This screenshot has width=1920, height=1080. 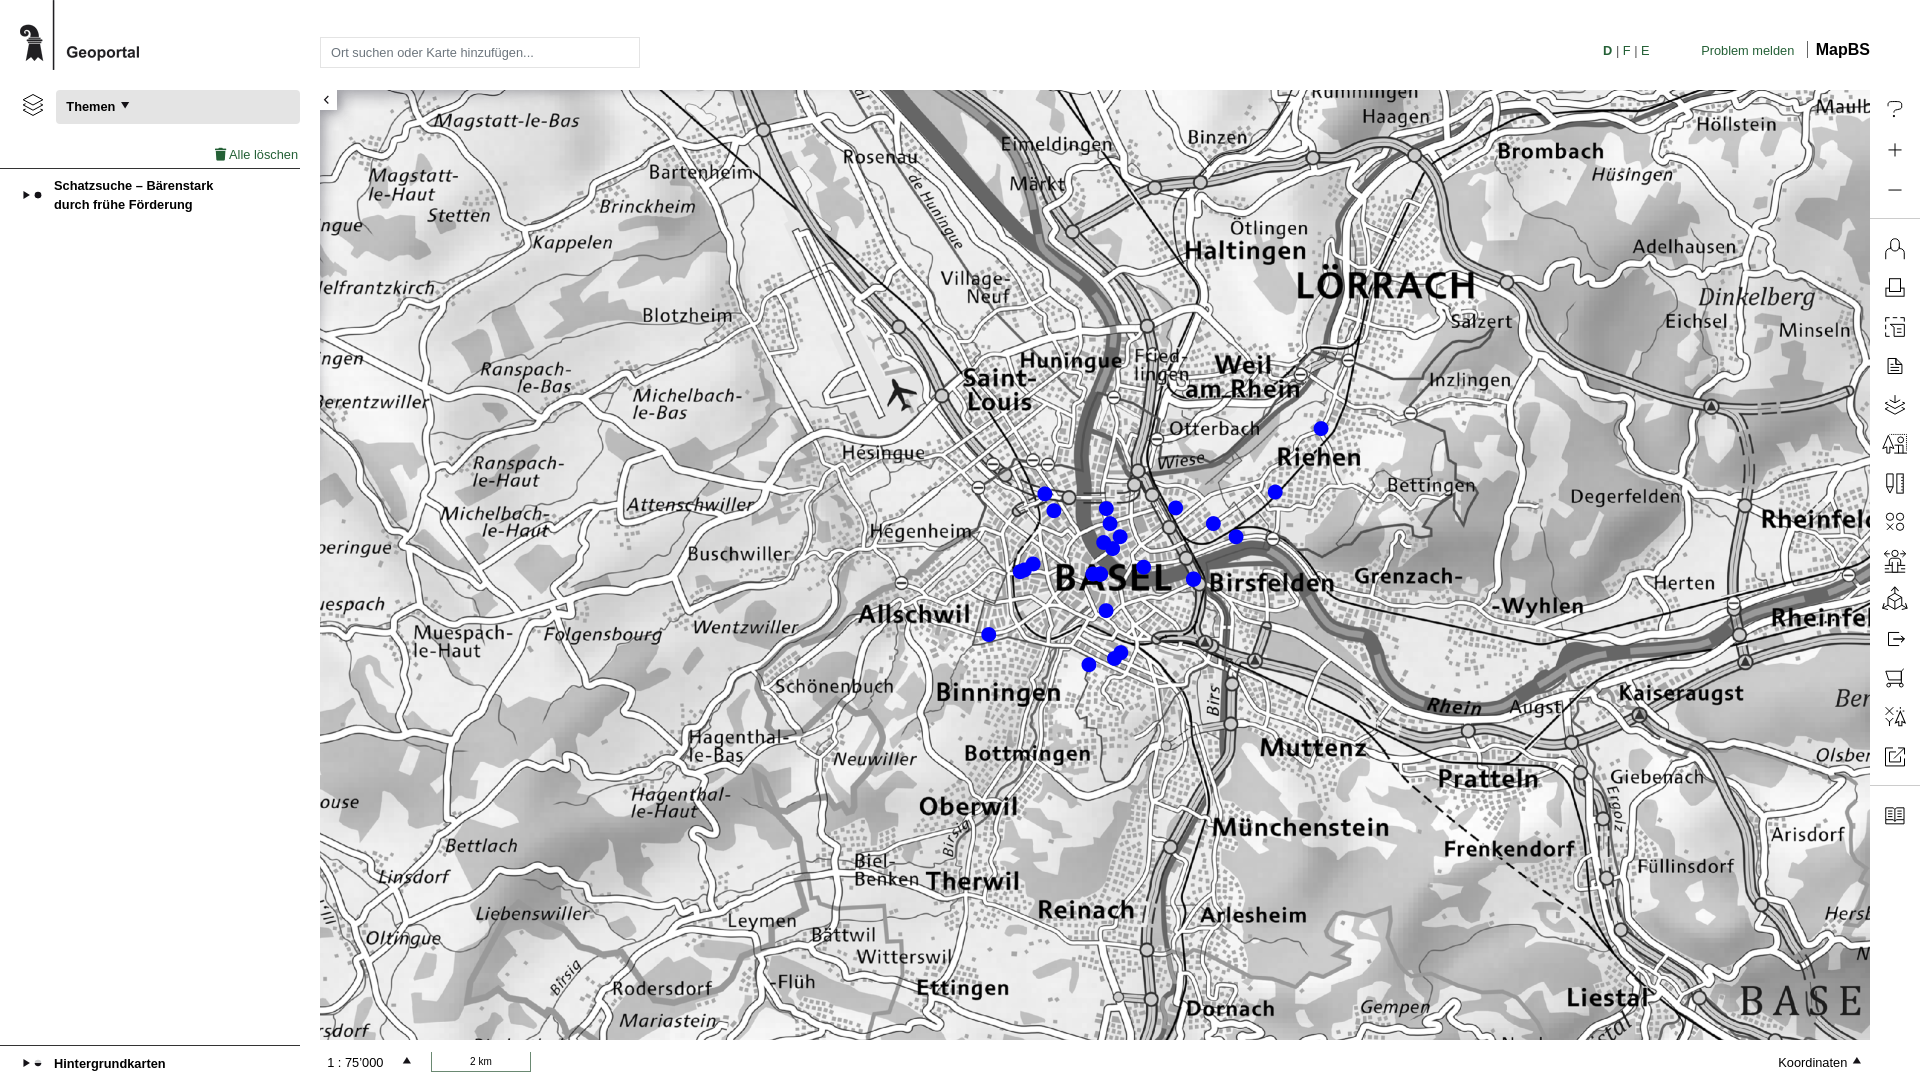 What do you see at coordinates (1645, 49) in the screenshot?
I see `' E '` at bounding box center [1645, 49].